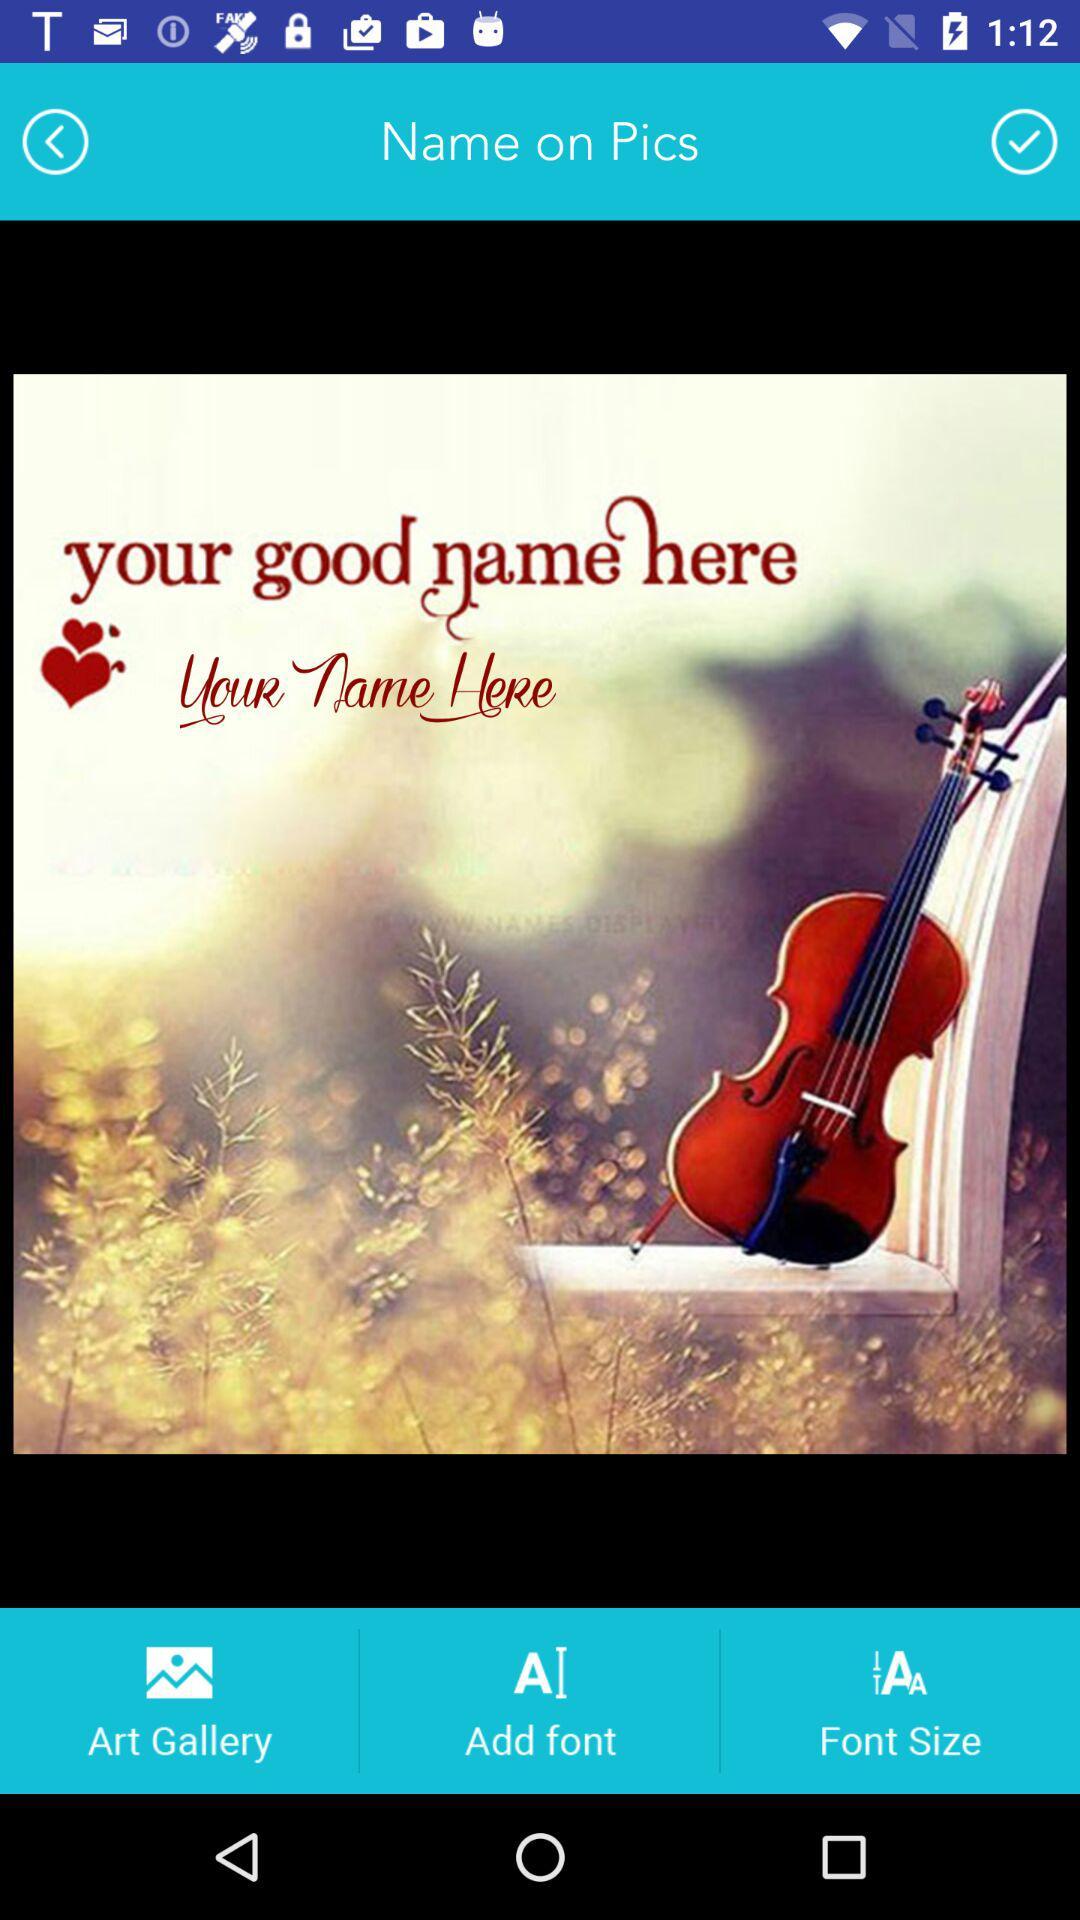 The width and height of the screenshot is (1080, 1920). Describe the element at coordinates (1024, 140) in the screenshot. I see `name on pics` at that location.